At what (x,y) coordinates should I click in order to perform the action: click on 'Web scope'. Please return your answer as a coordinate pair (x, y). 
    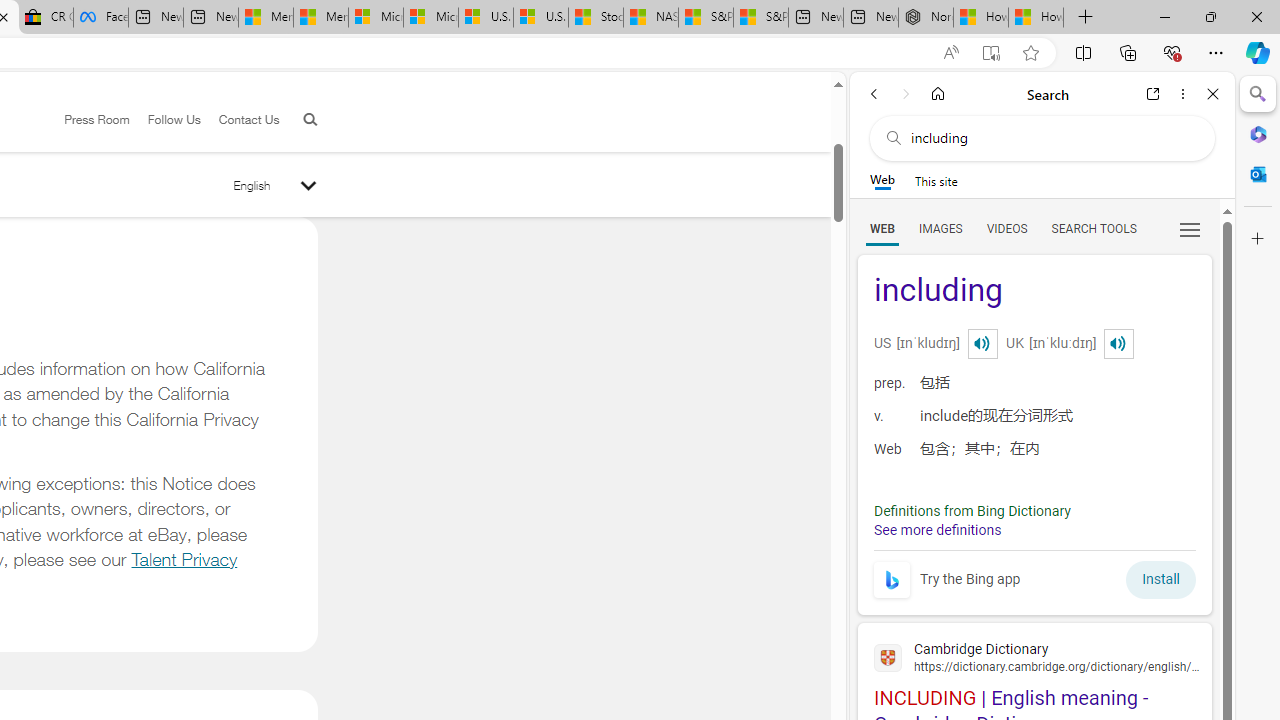
    Looking at the image, I should click on (881, 180).